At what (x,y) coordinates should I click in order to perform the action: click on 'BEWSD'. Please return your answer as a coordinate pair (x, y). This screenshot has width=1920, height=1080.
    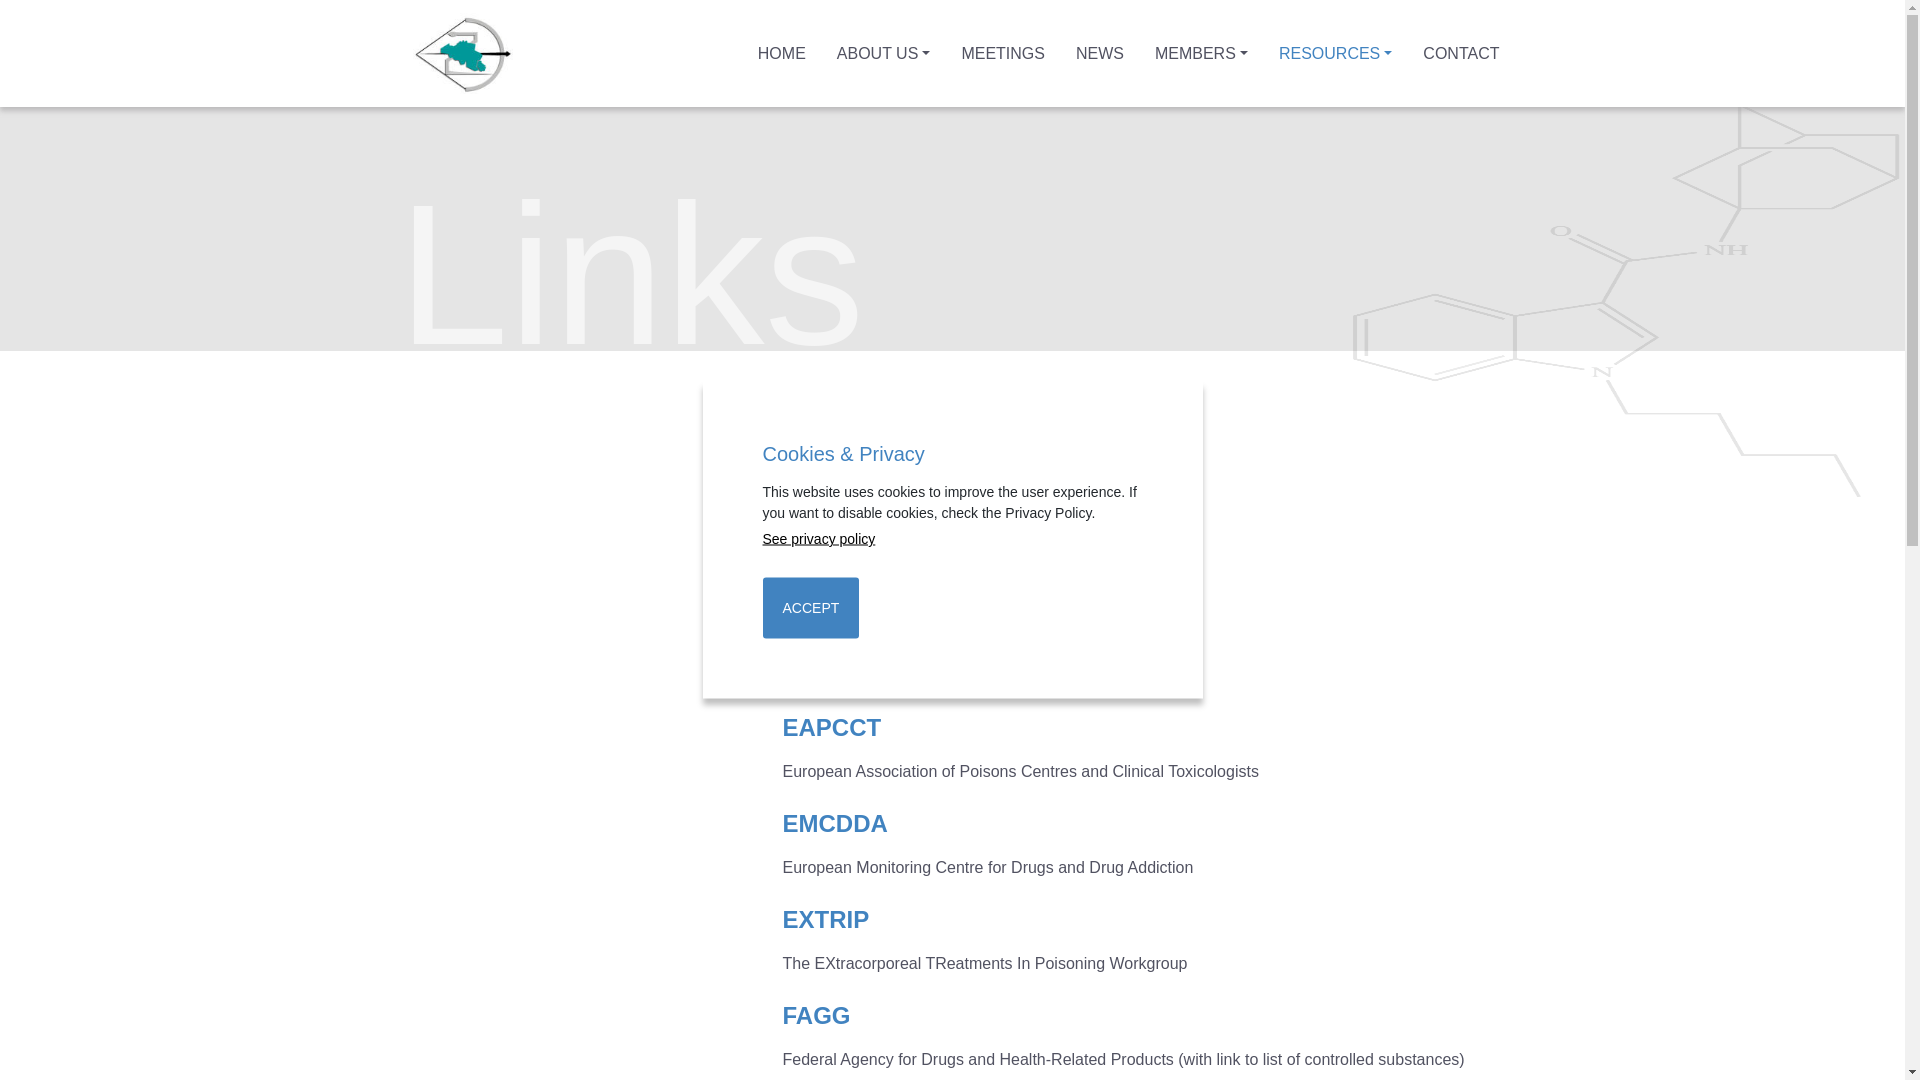
    Looking at the image, I should click on (826, 631).